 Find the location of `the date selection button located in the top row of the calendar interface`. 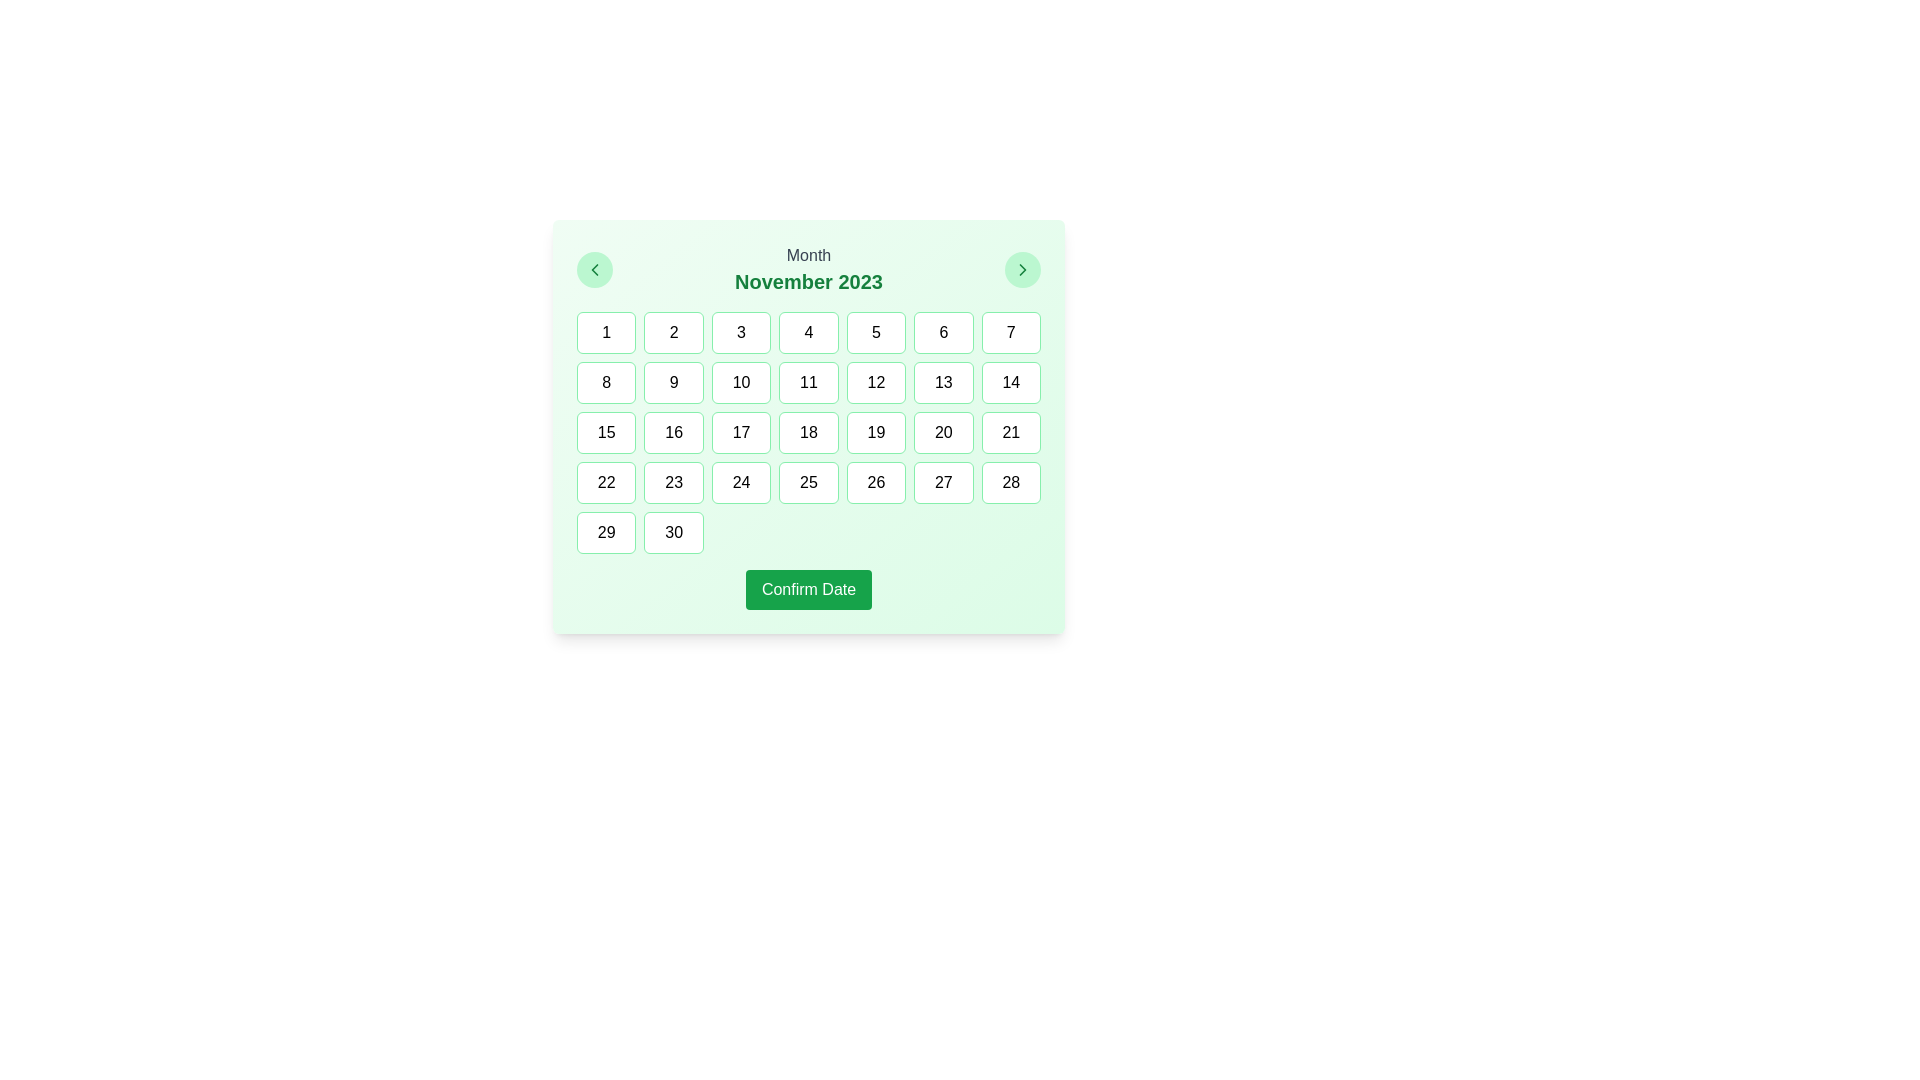

the date selection button located in the top row of the calendar interface is located at coordinates (1011, 331).